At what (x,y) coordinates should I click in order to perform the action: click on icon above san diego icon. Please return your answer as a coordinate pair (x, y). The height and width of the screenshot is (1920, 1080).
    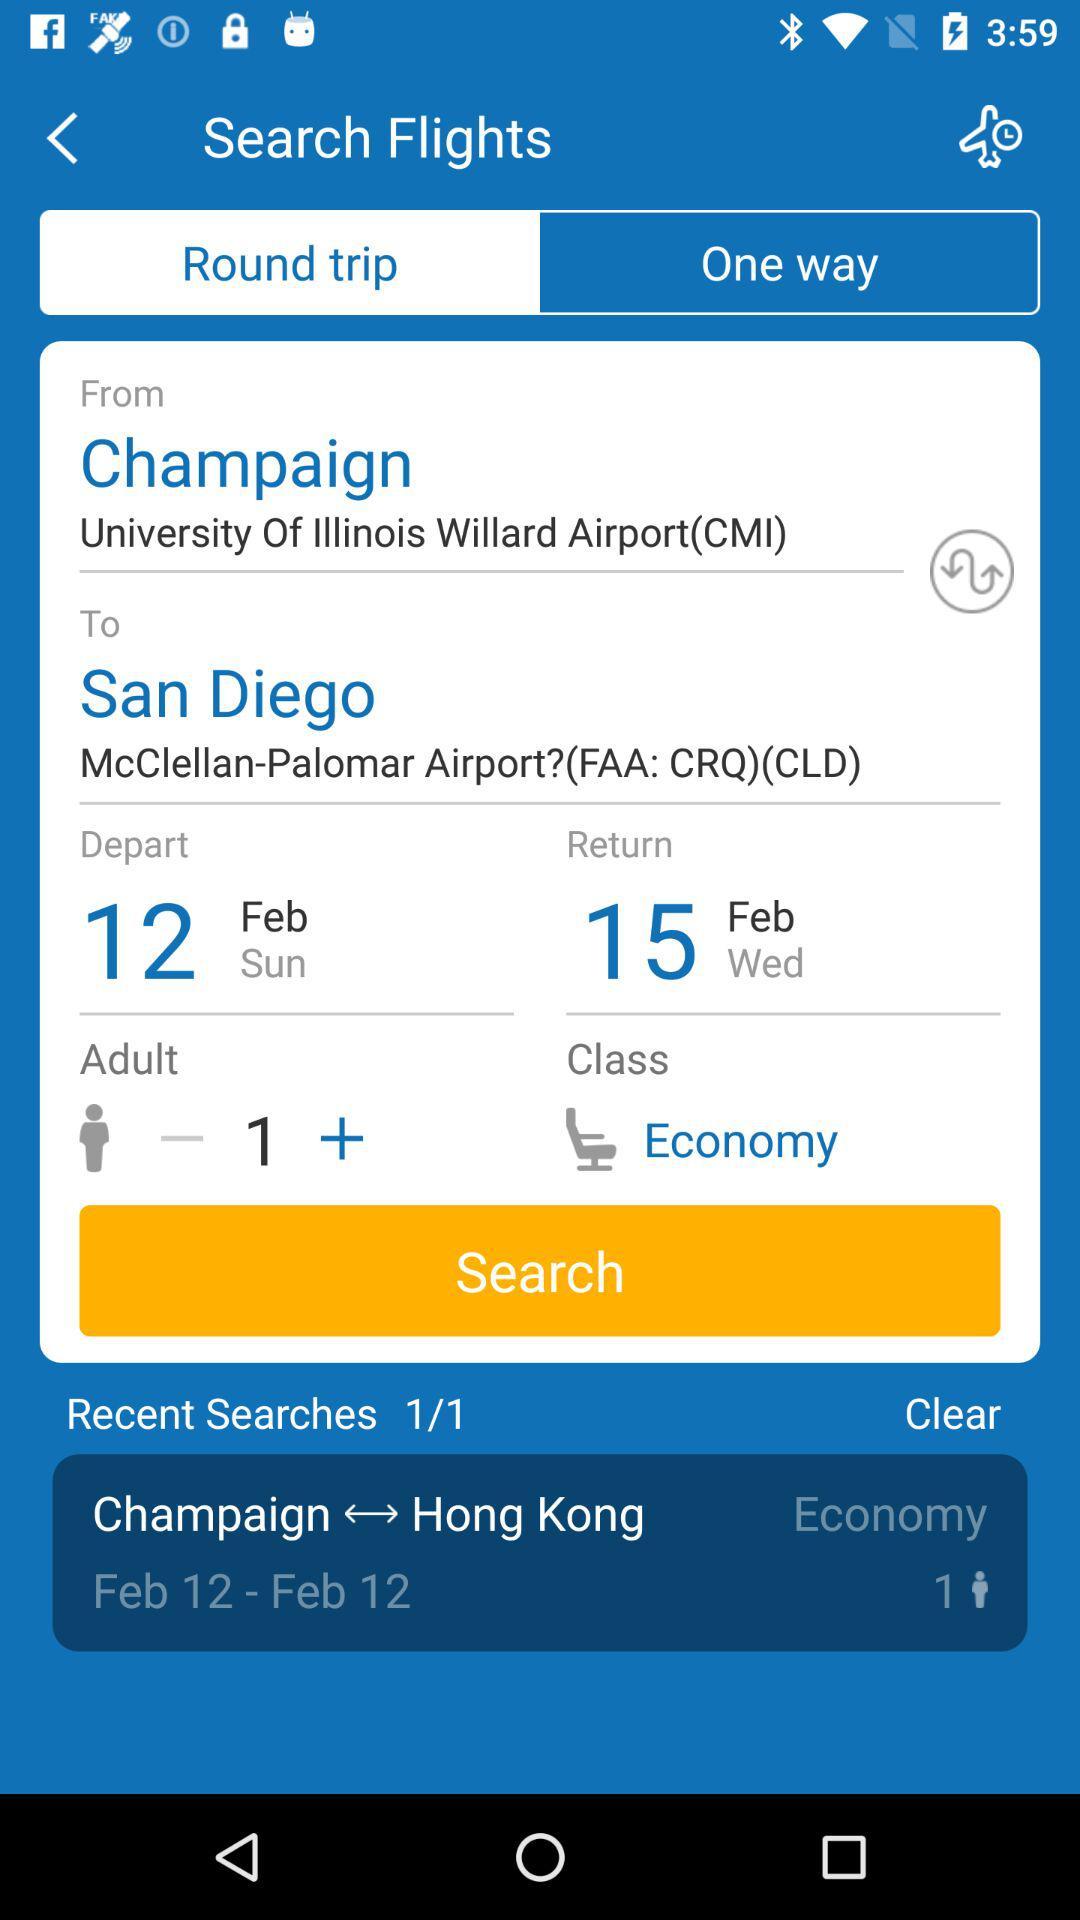
    Looking at the image, I should click on (971, 570).